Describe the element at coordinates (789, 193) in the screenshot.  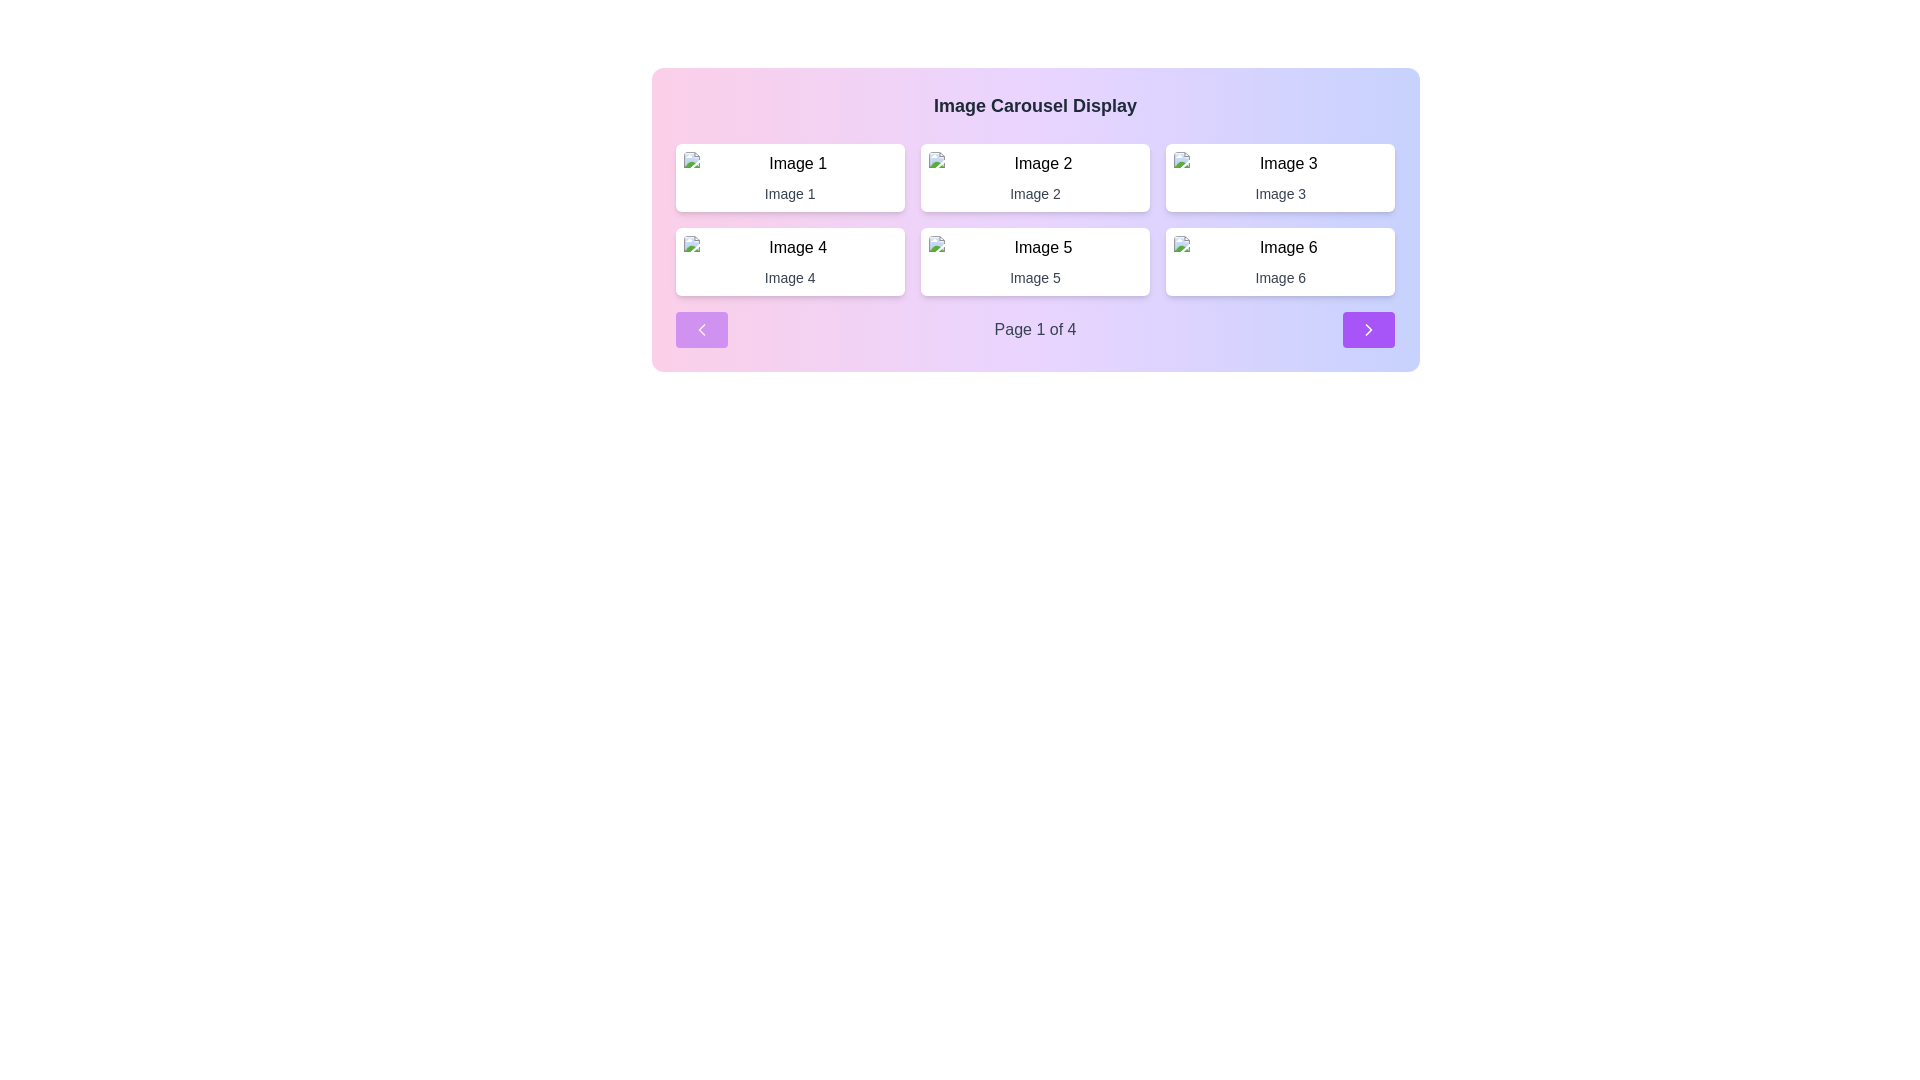
I see `the text label element that displays 'Image 1', which is centered beneath an image placeholder in the first card of a 3x2 grid layout within a carousel component` at that location.